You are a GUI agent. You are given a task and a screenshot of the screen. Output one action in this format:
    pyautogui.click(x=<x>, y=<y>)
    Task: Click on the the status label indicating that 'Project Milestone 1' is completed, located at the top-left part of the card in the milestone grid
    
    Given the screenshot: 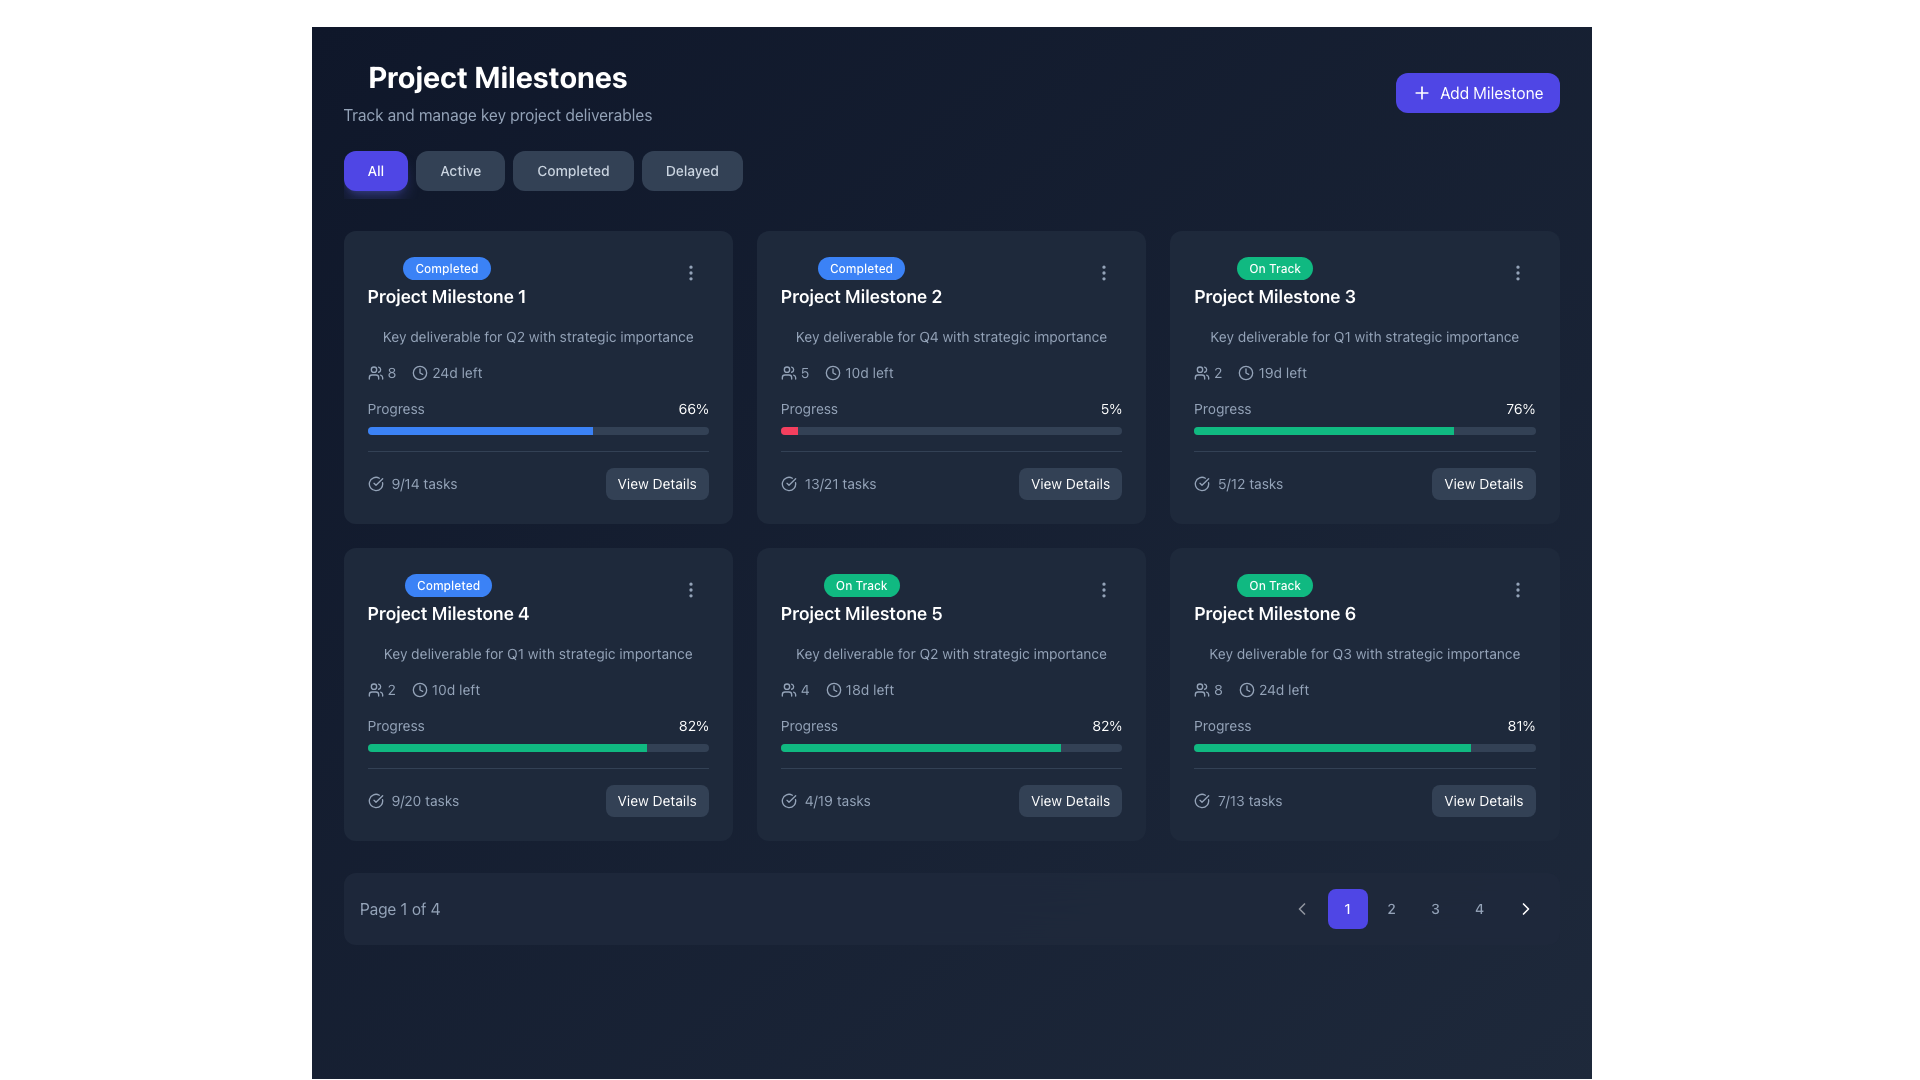 What is the action you would take?
    pyautogui.click(x=445, y=267)
    